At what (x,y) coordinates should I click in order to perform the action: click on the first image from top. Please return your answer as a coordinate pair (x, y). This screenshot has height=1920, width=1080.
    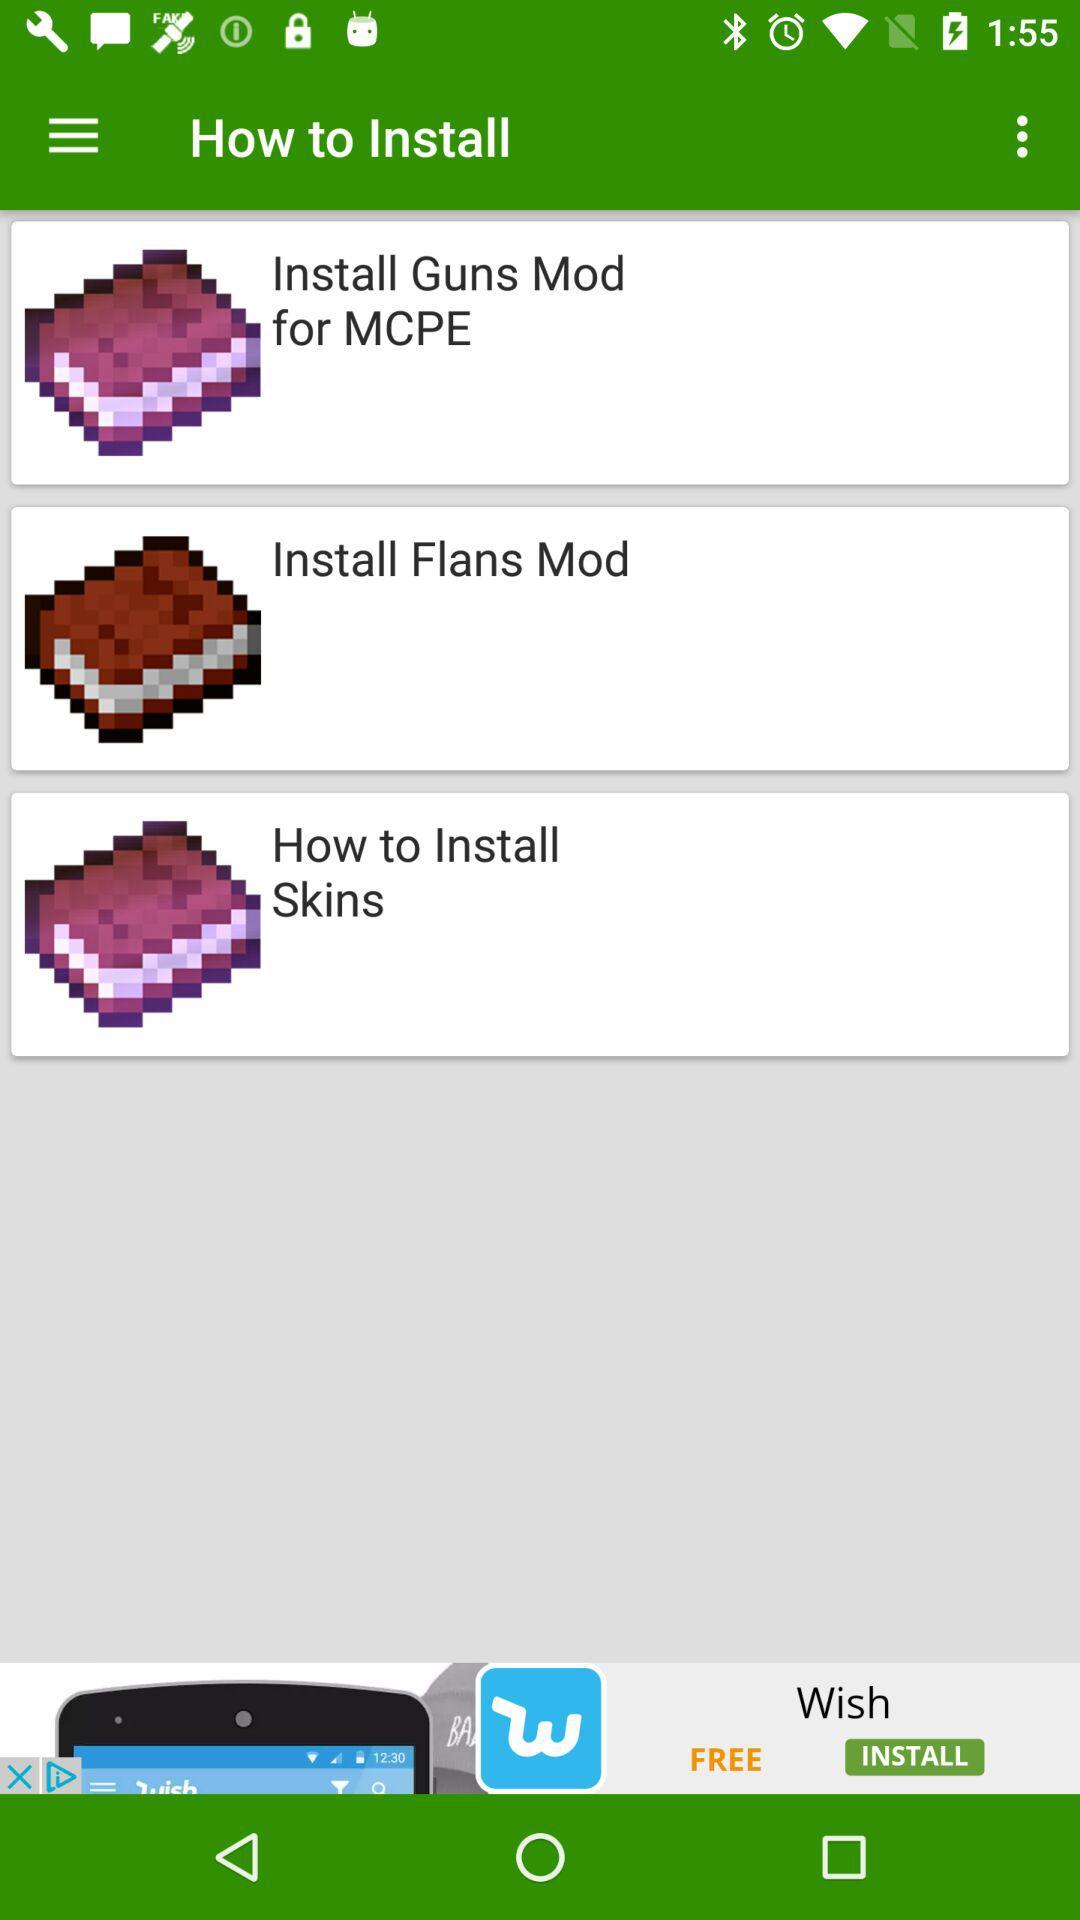
    Looking at the image, I should click on (141, 353).